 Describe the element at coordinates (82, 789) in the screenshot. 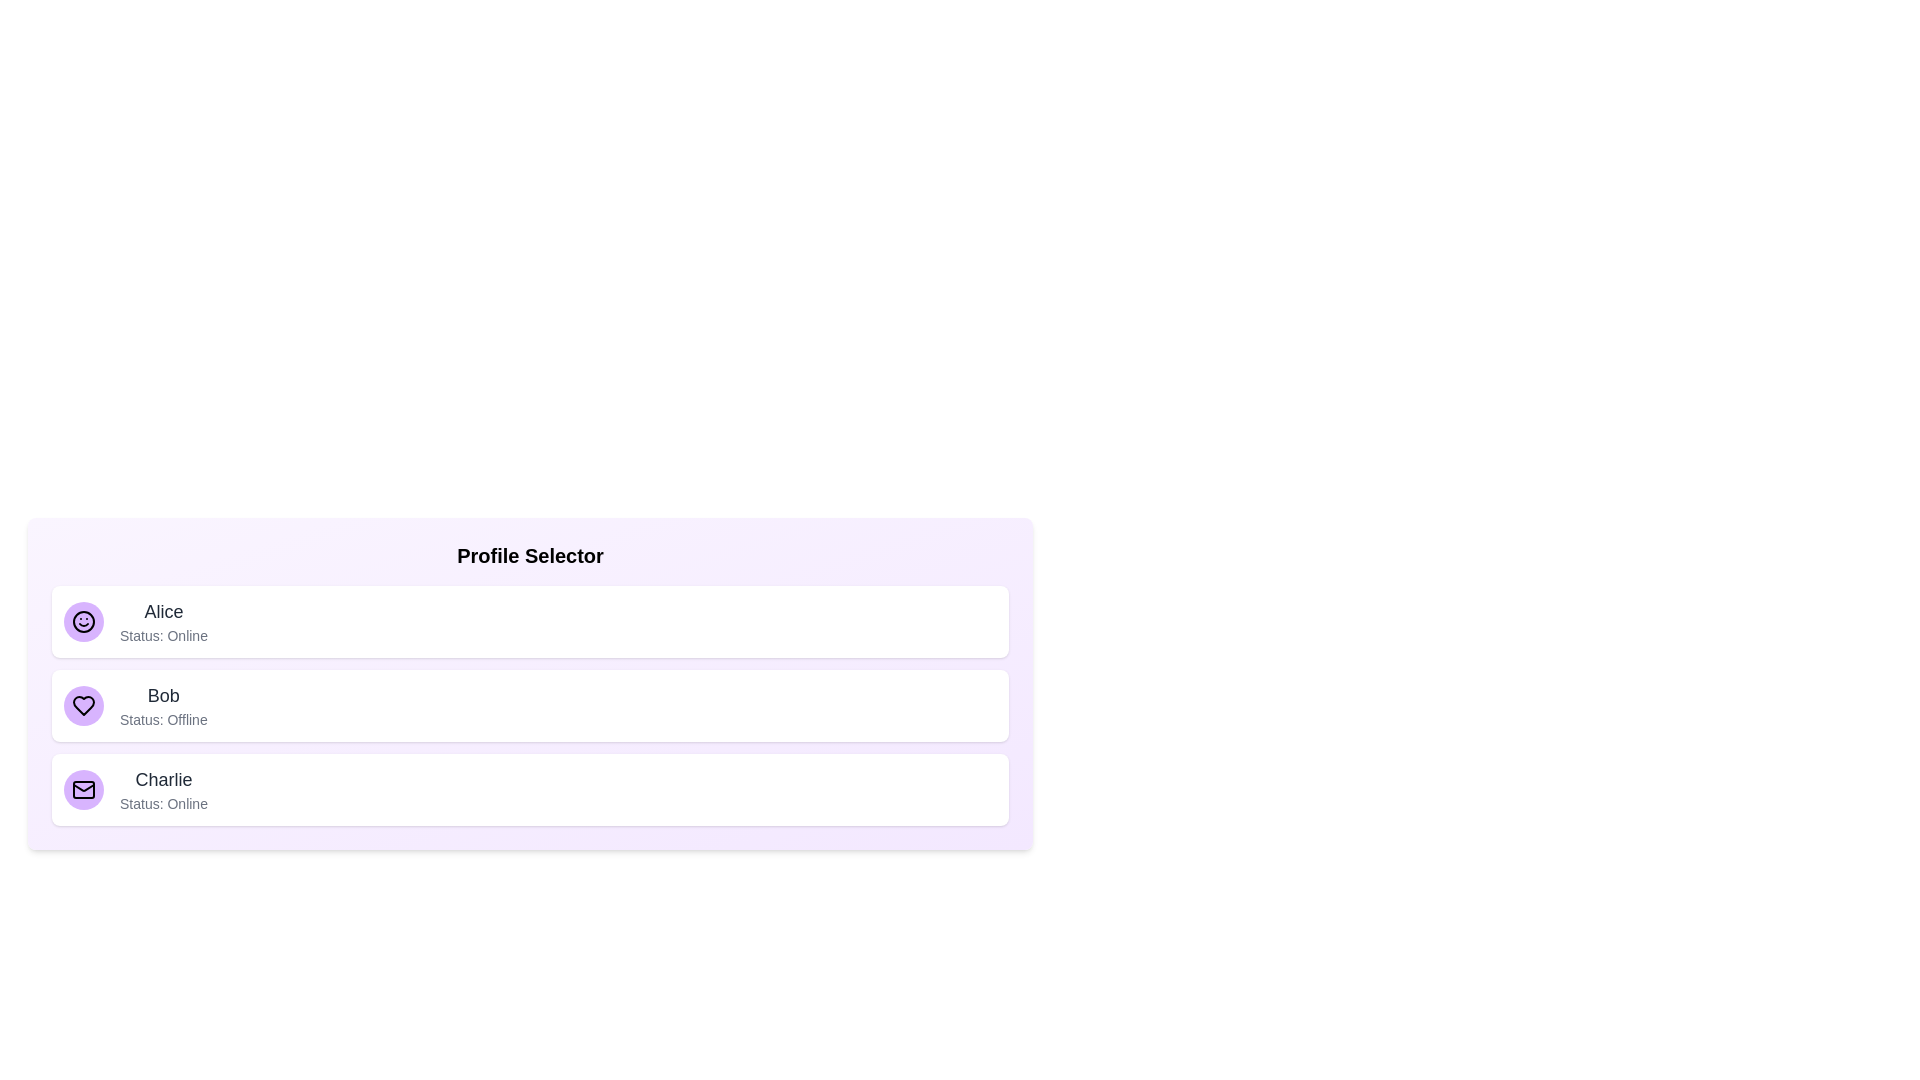

I see `the avatar associated with the profile Charlie` at that location.